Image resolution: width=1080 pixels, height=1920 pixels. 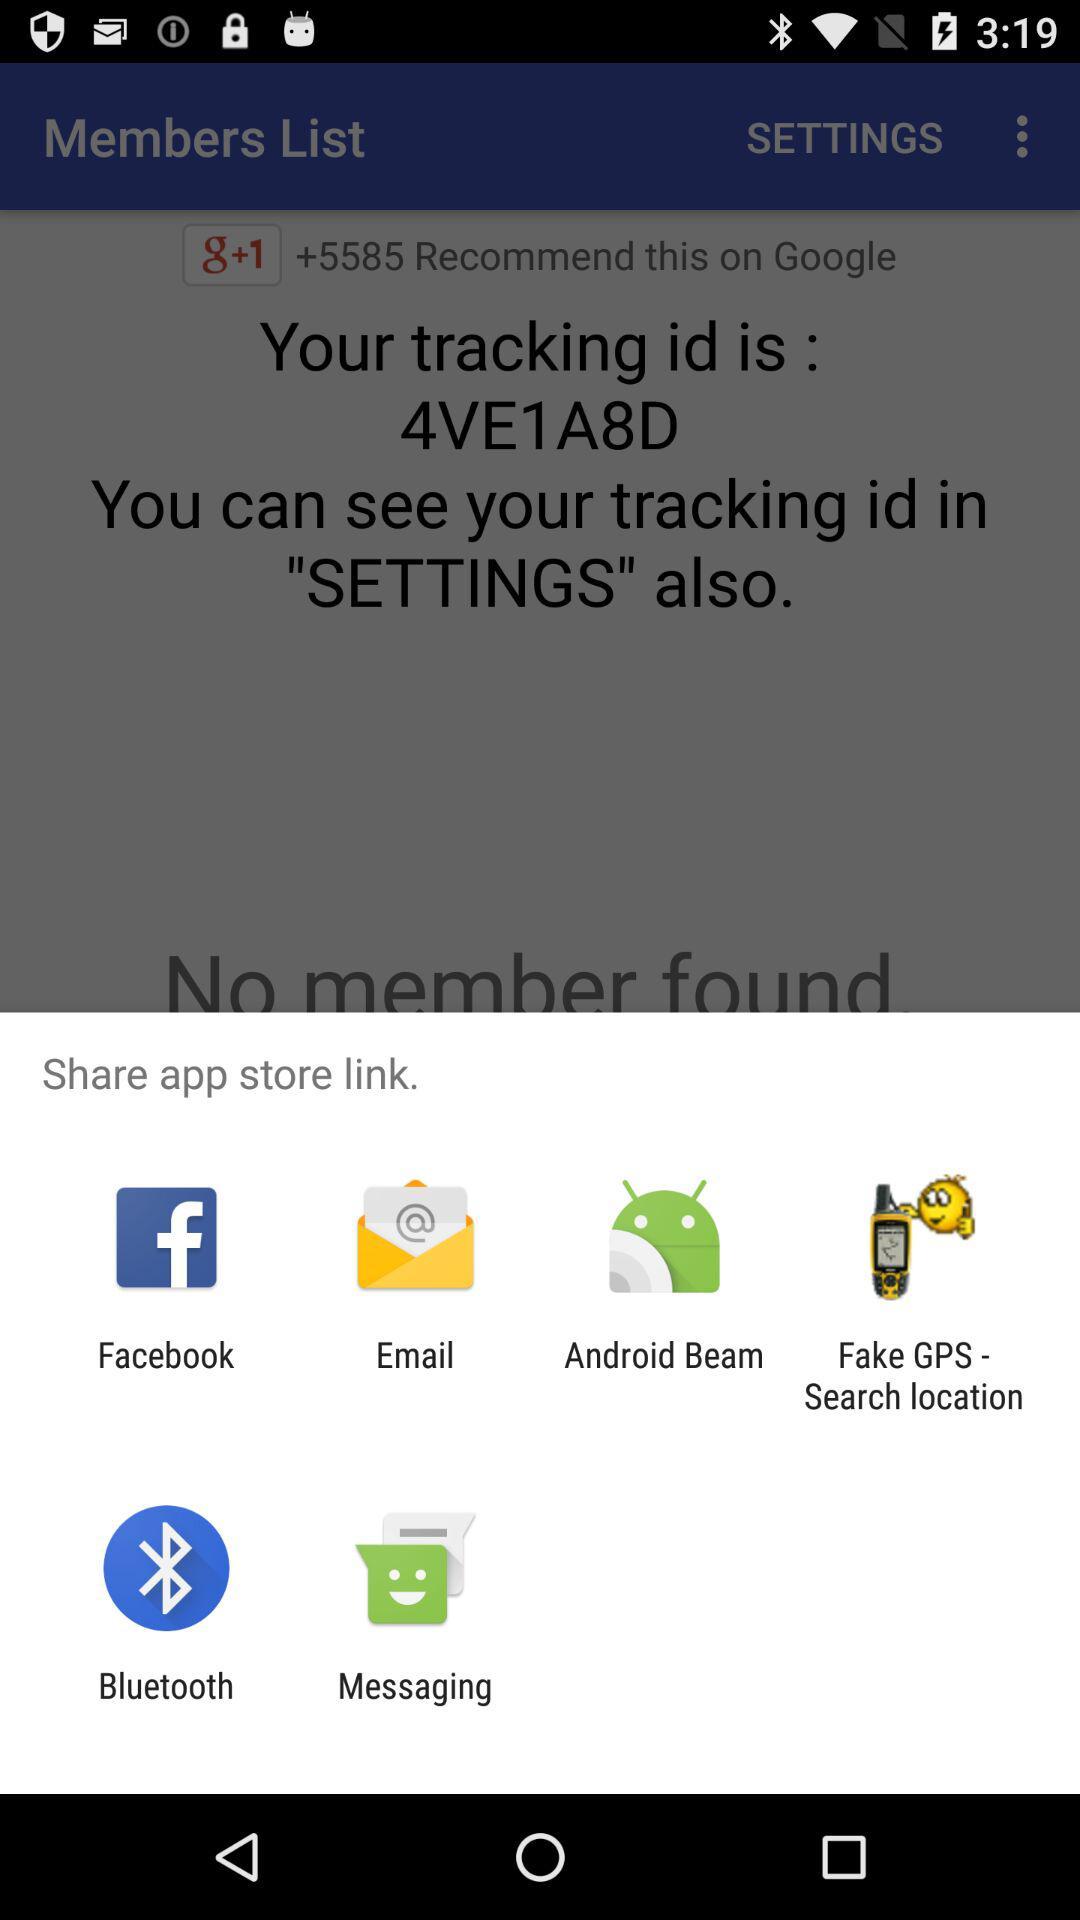 What do you see at coordinates (414, 1374) in the screenshot?
I see `the app to the left of the android beam` at bounding box center [414, 1374].